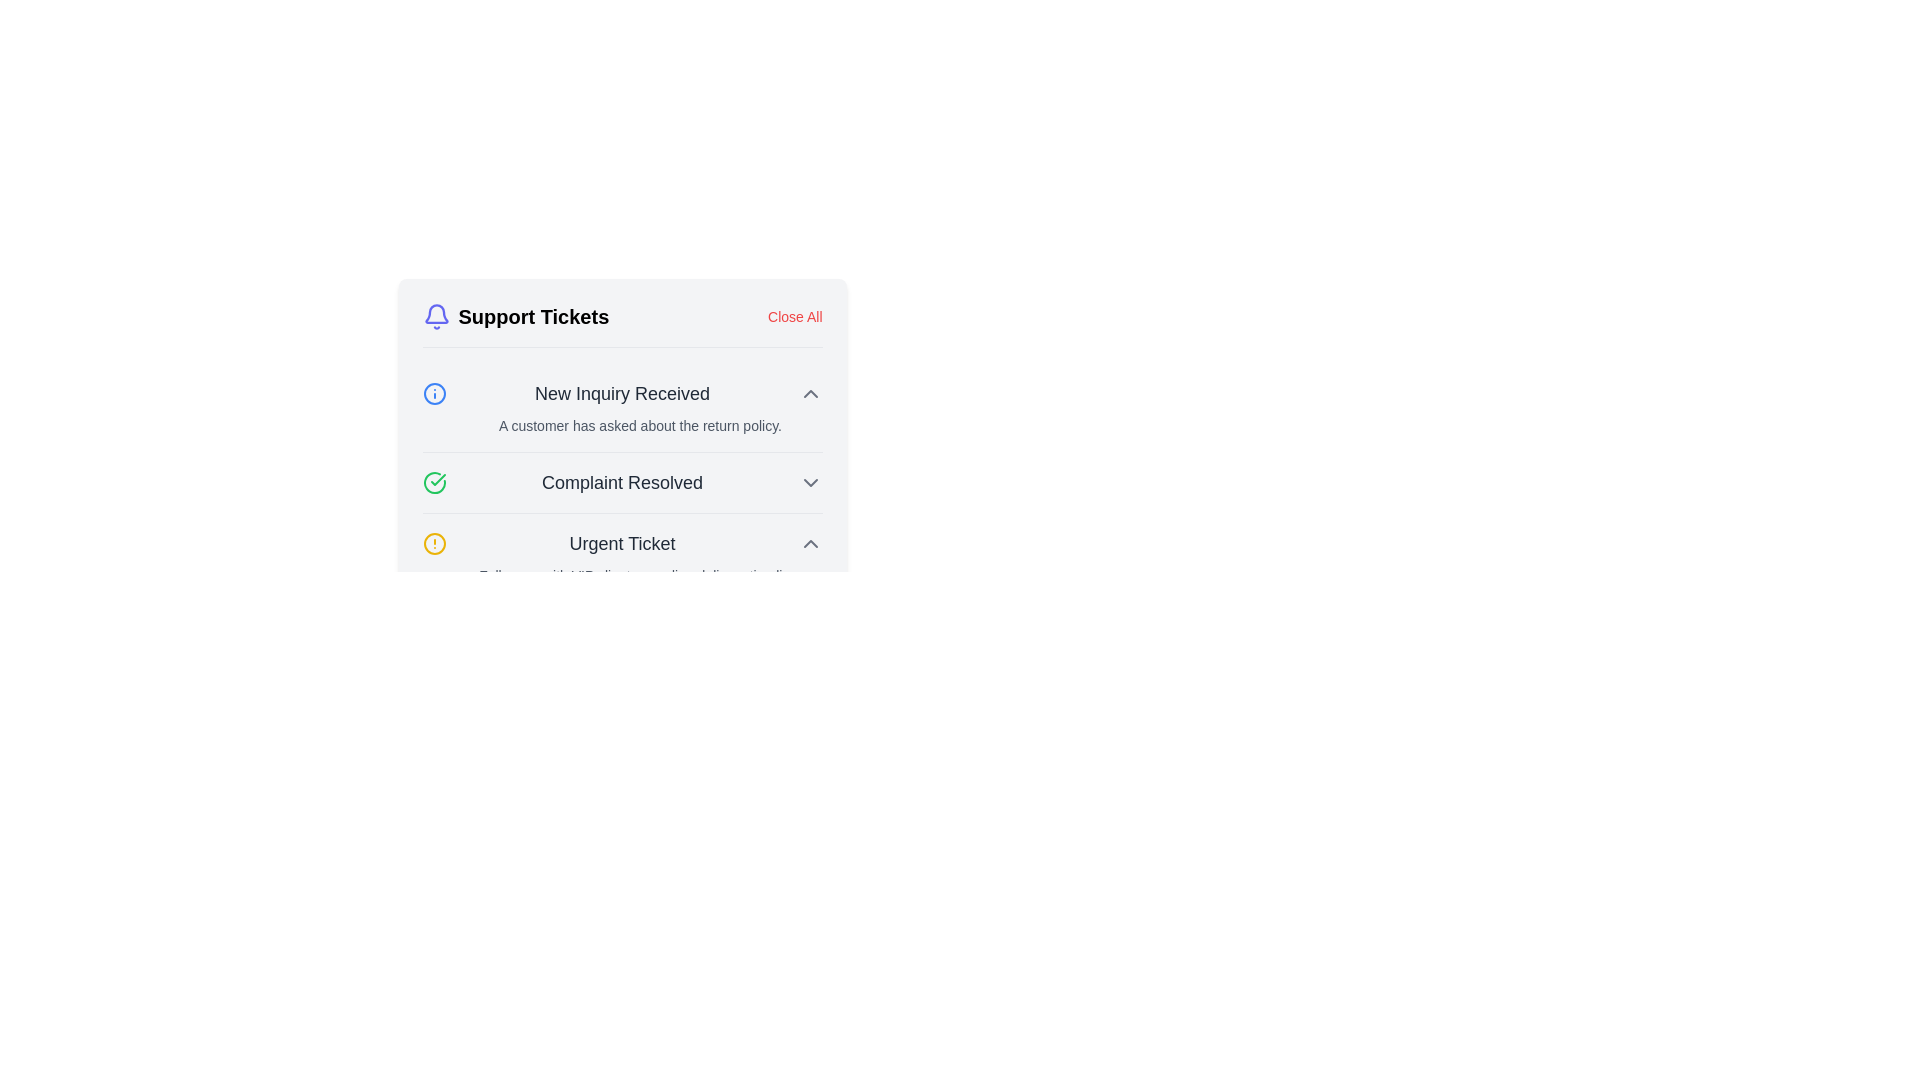 This screenshot has width=1920, height=1080. Describe the element at coordinates (433, 543) in the screenshot. I see `the alert indicator icon for the 'Urgent Ticket' label, which is located to the left of the 'Urgent Ticket' title in a horizontal layout` at that location.